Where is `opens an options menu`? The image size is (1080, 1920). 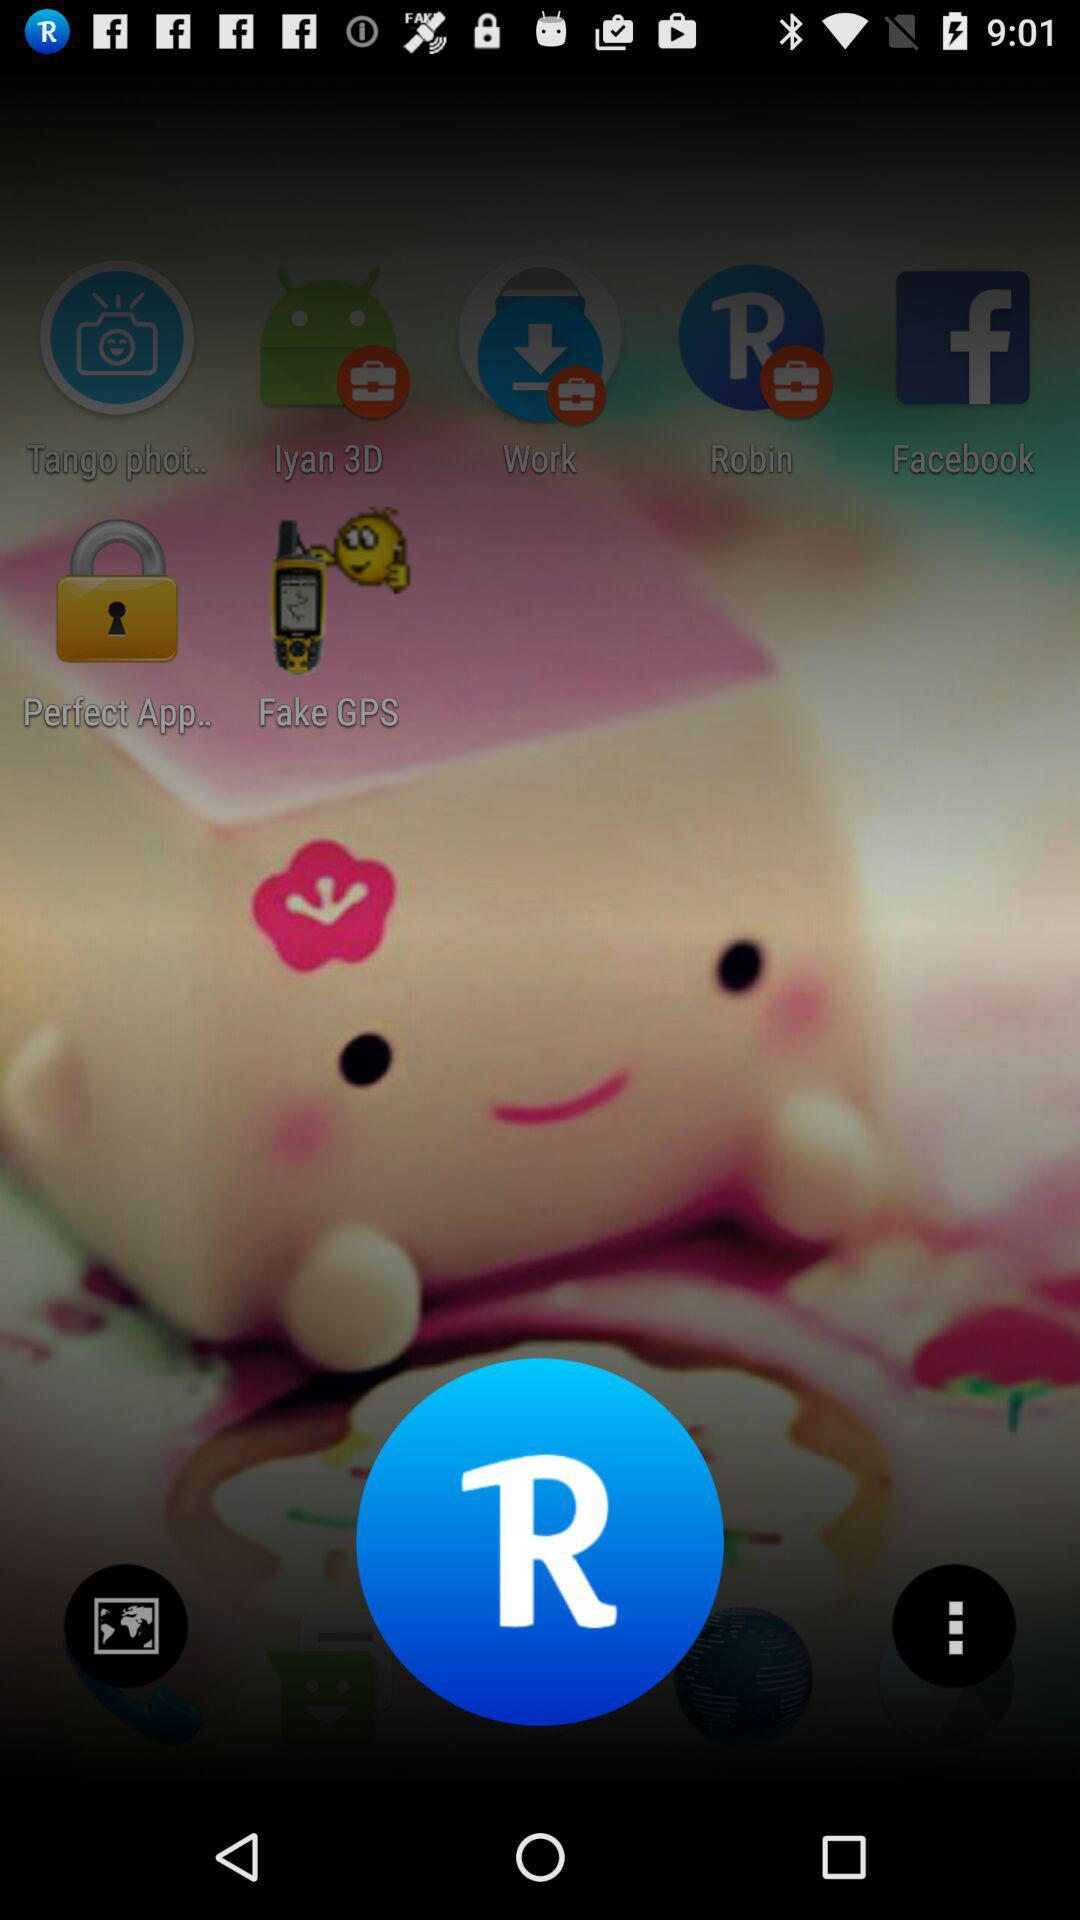 opens an options menu is located at coordinates (952, 1626).